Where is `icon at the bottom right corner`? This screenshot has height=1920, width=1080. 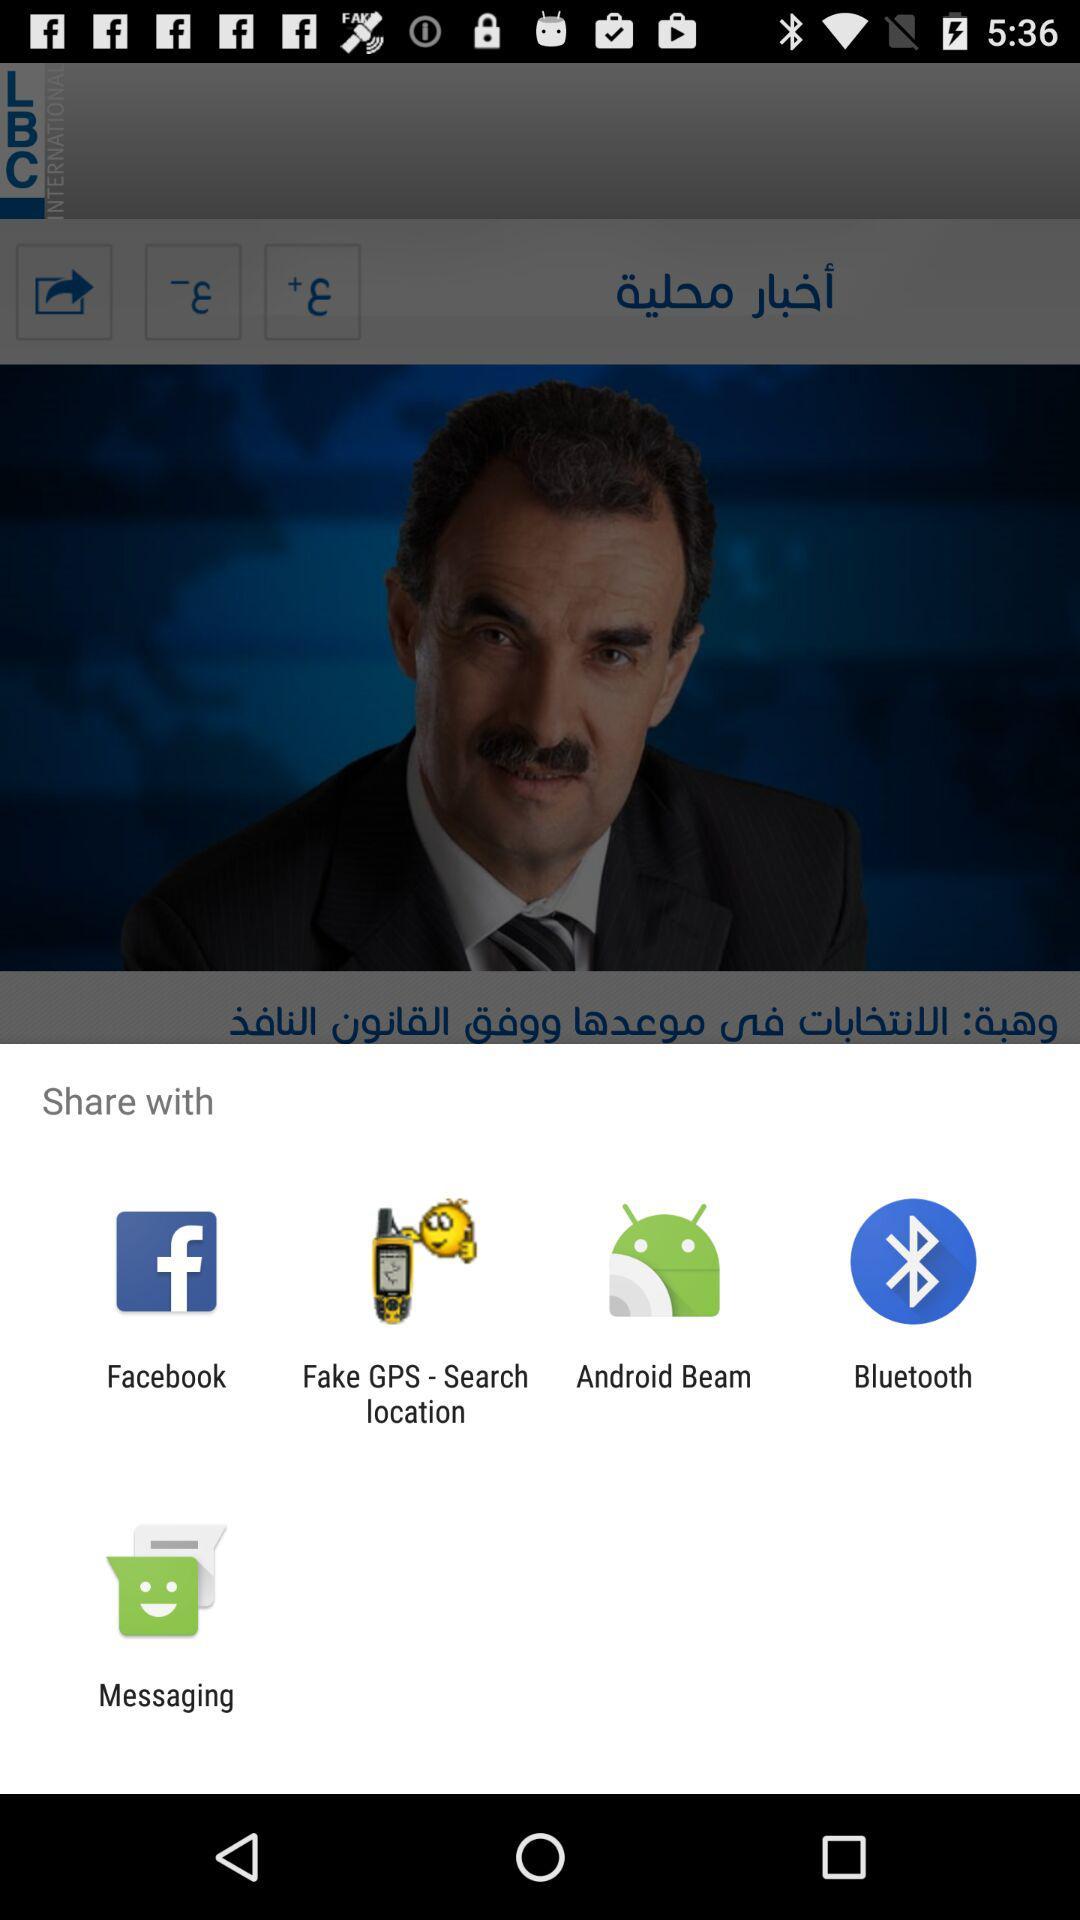
icon at the bottom right corner is located at coordinates (913, 1392).